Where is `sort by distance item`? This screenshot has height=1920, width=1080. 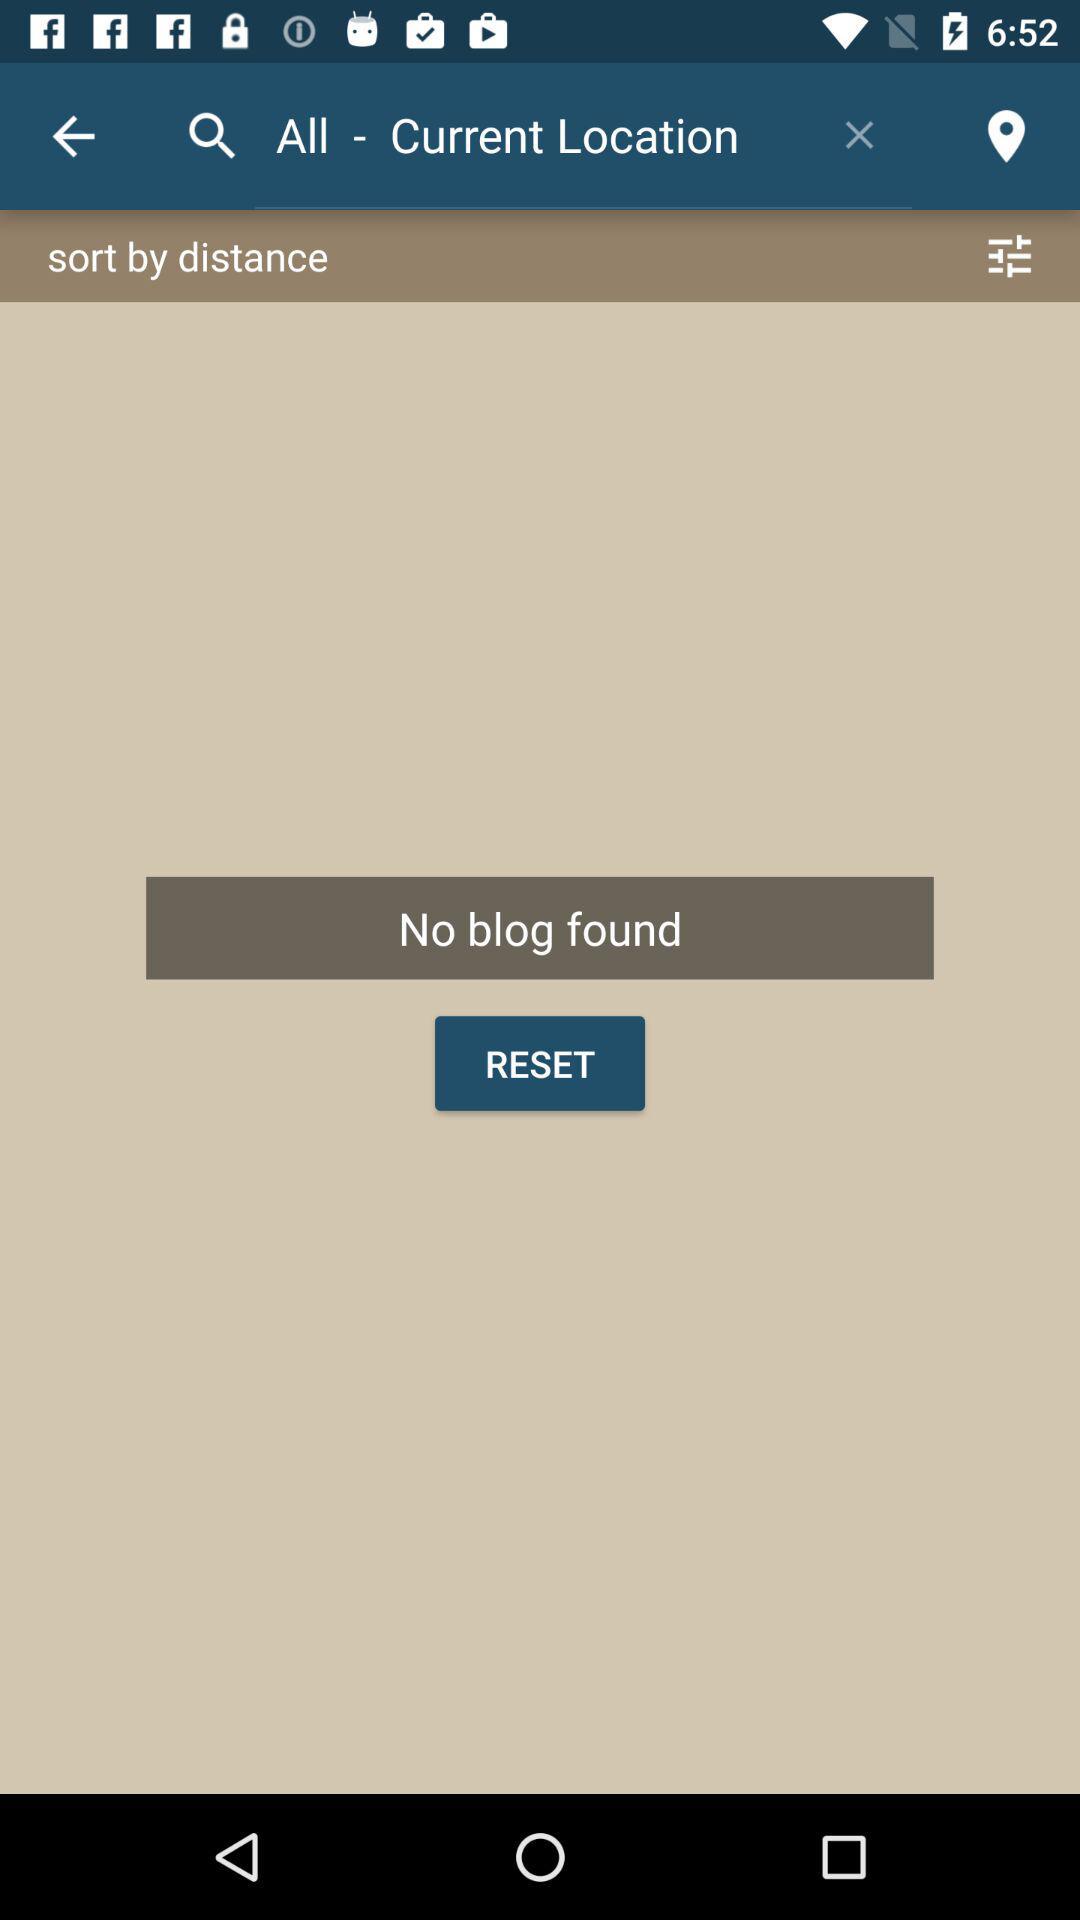
sort by distance item is located at coordinates (540, 255).